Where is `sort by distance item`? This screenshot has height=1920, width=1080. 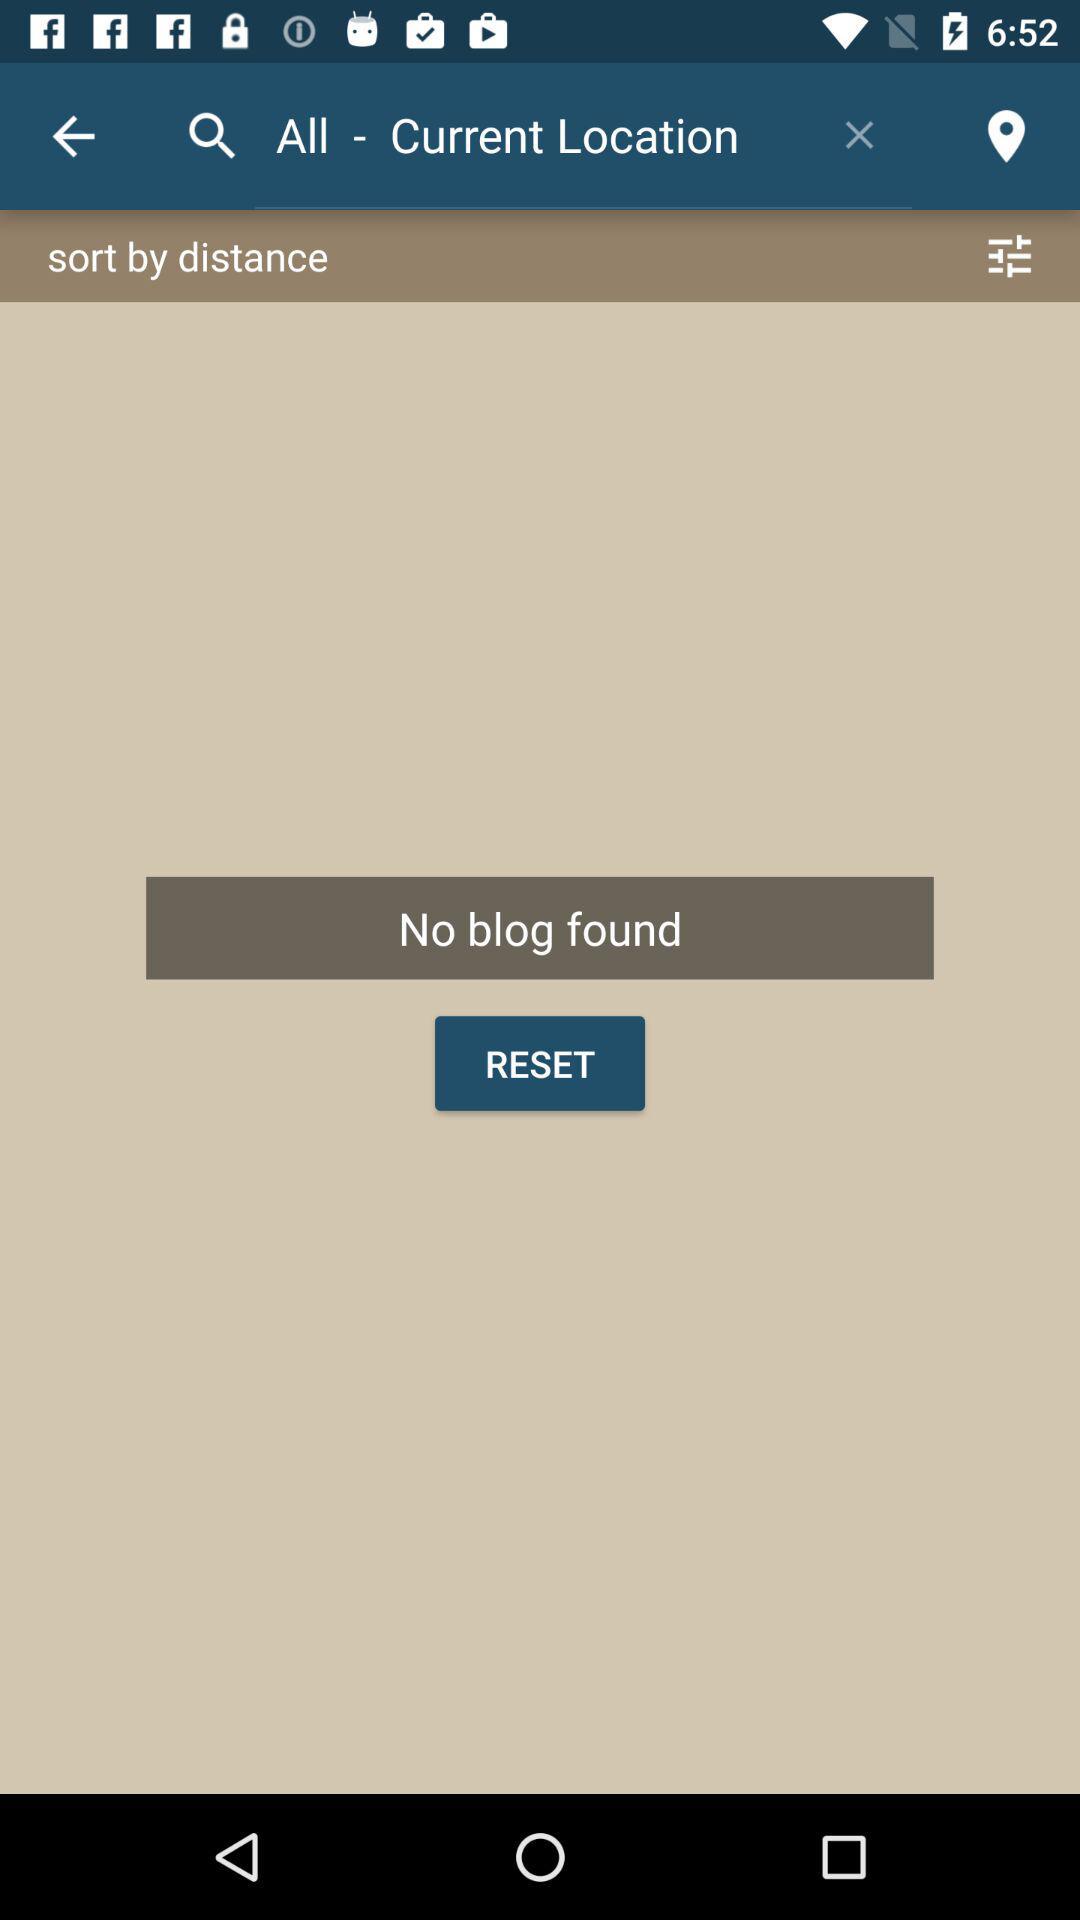
sort by distance item is located at coordinates (540, 255).